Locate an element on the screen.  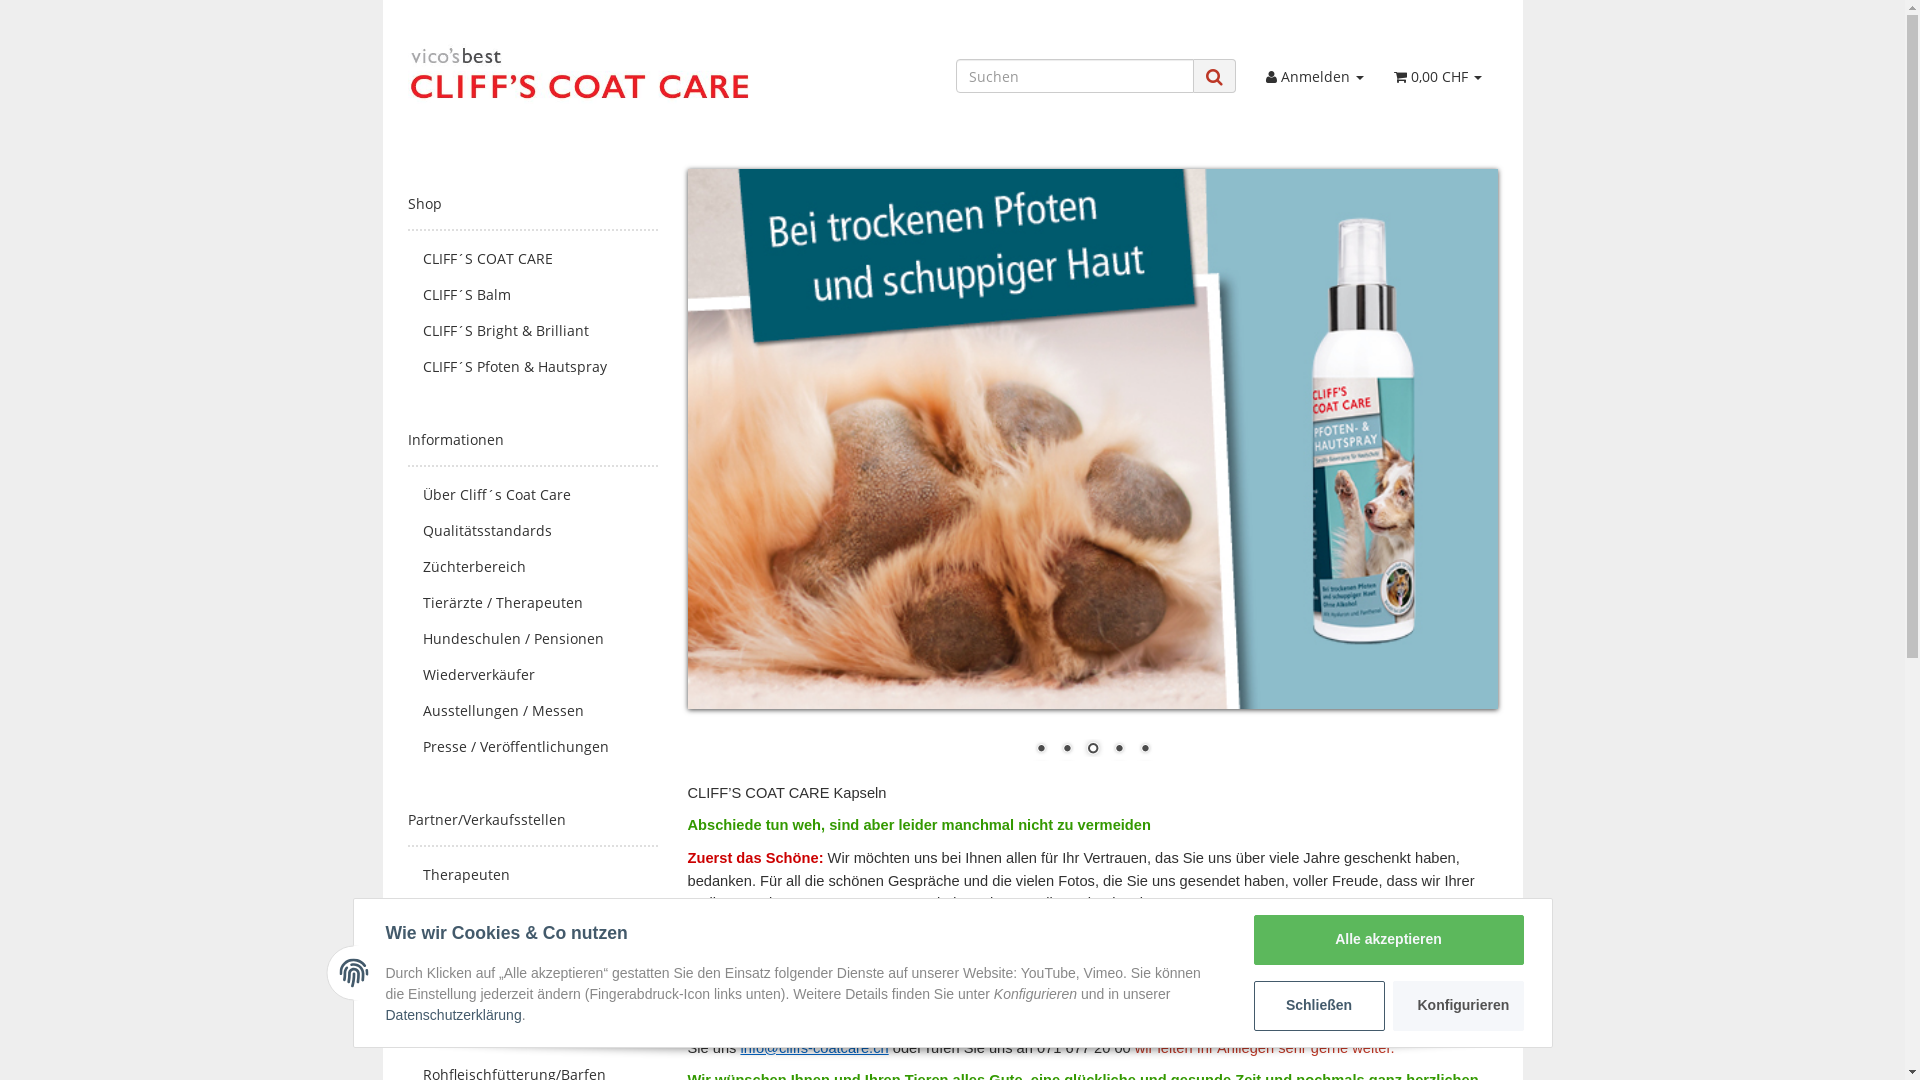
'5' is located at coordinates (1145, 749).